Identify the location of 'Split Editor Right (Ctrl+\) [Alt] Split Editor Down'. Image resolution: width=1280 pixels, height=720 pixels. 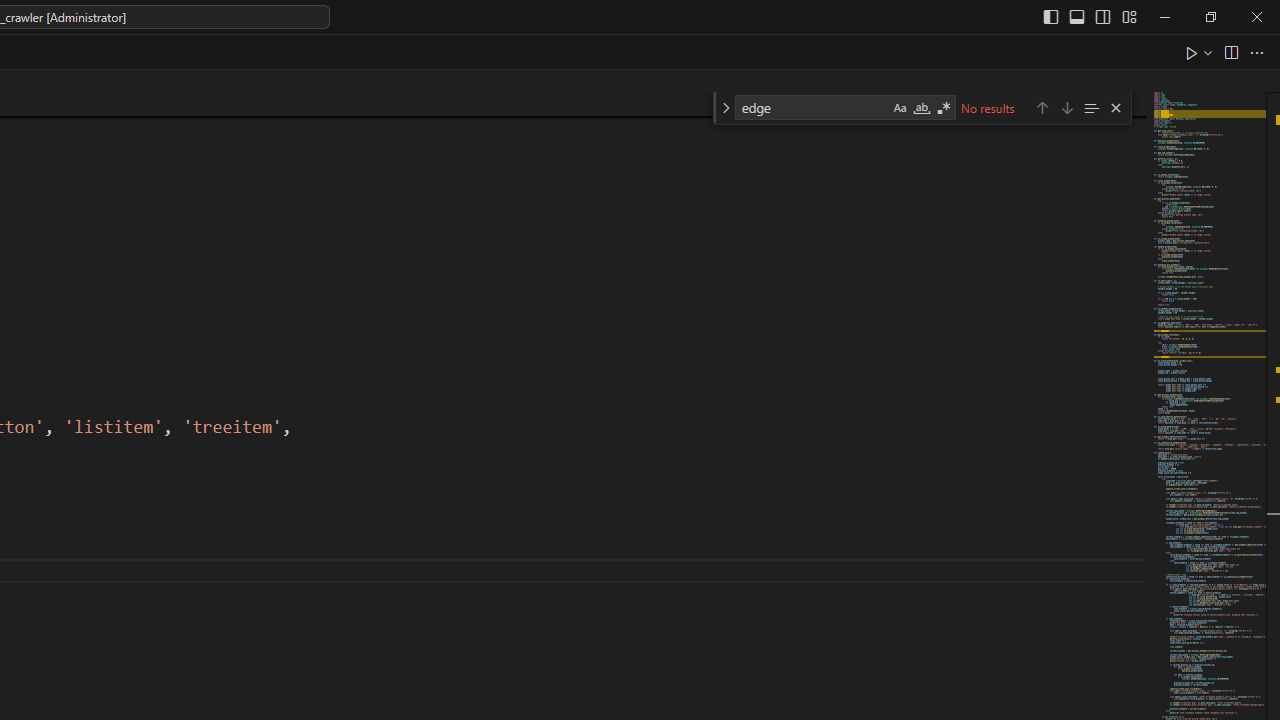
(1229, 51).